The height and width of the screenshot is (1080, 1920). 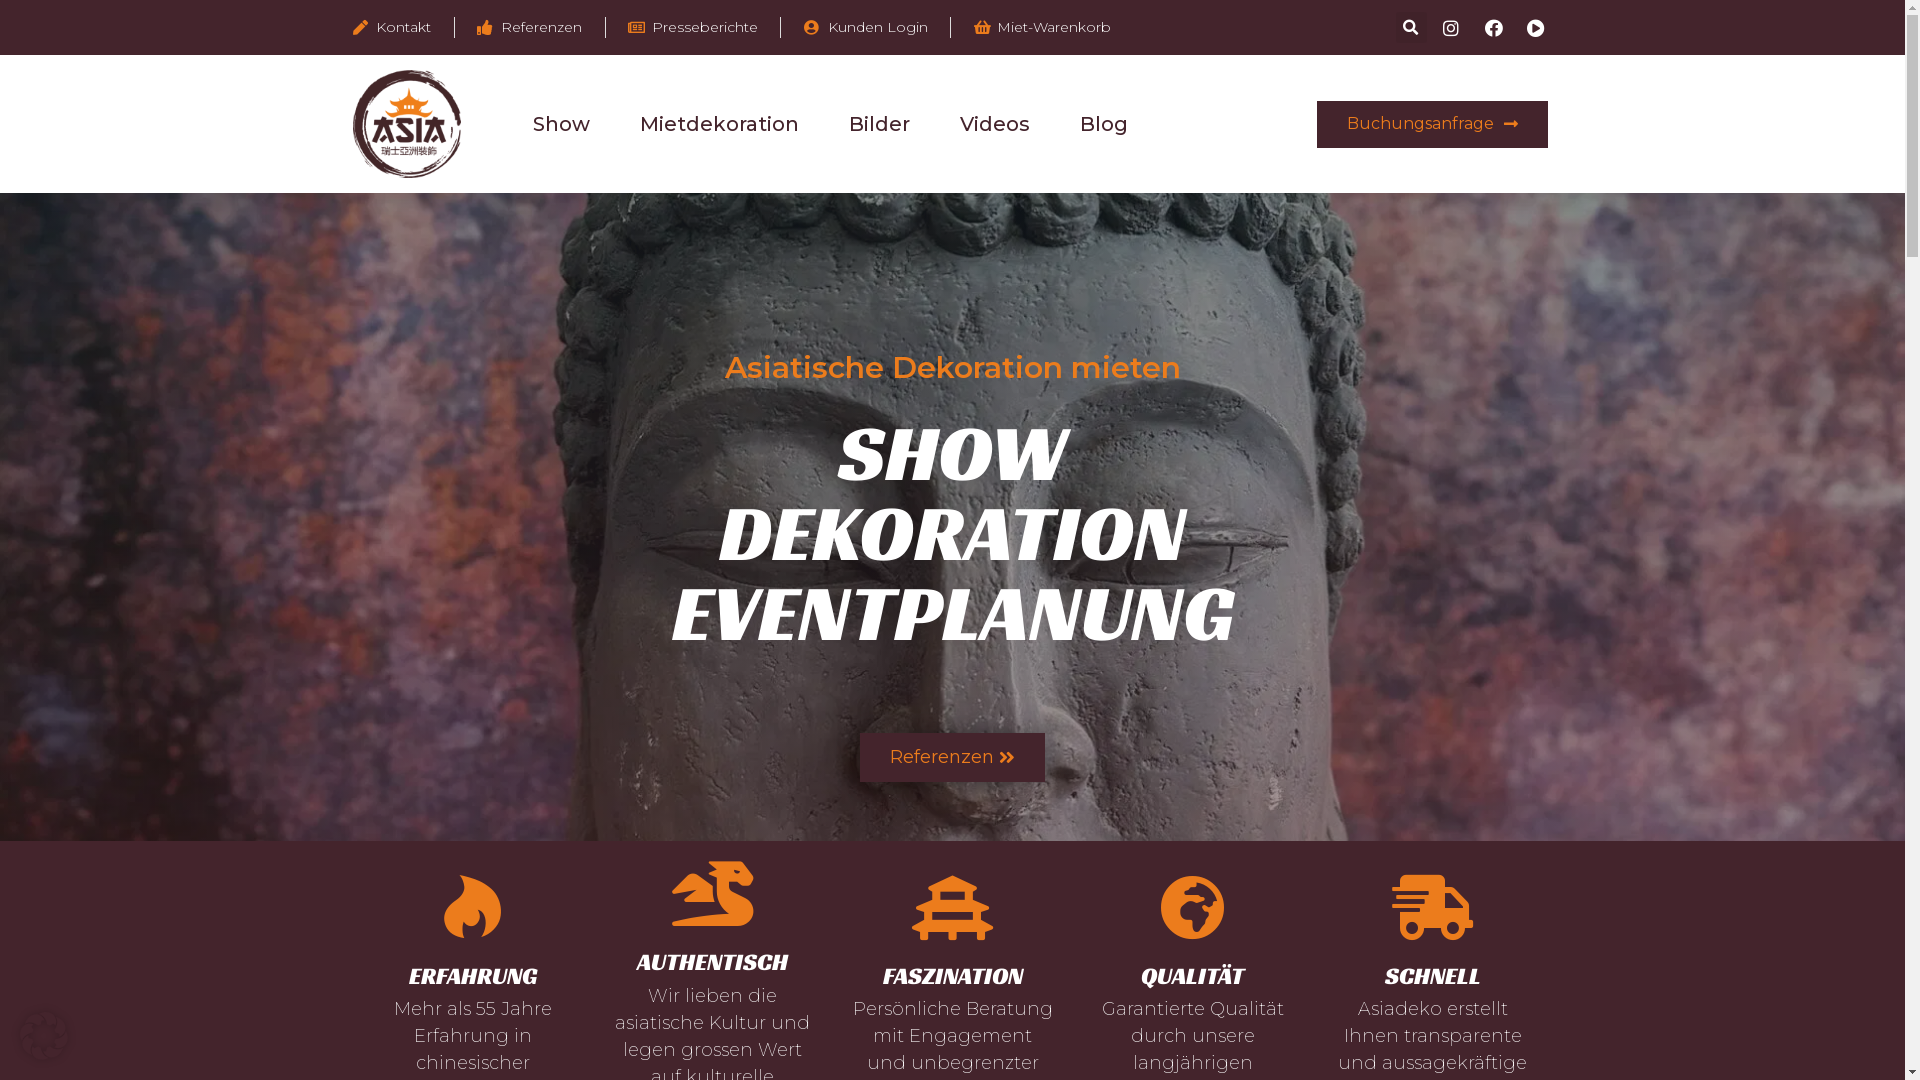 What do you see at coordinates (960, 123) in the screenshot?
I see `'Videos'` at bounding box center [960, 123].